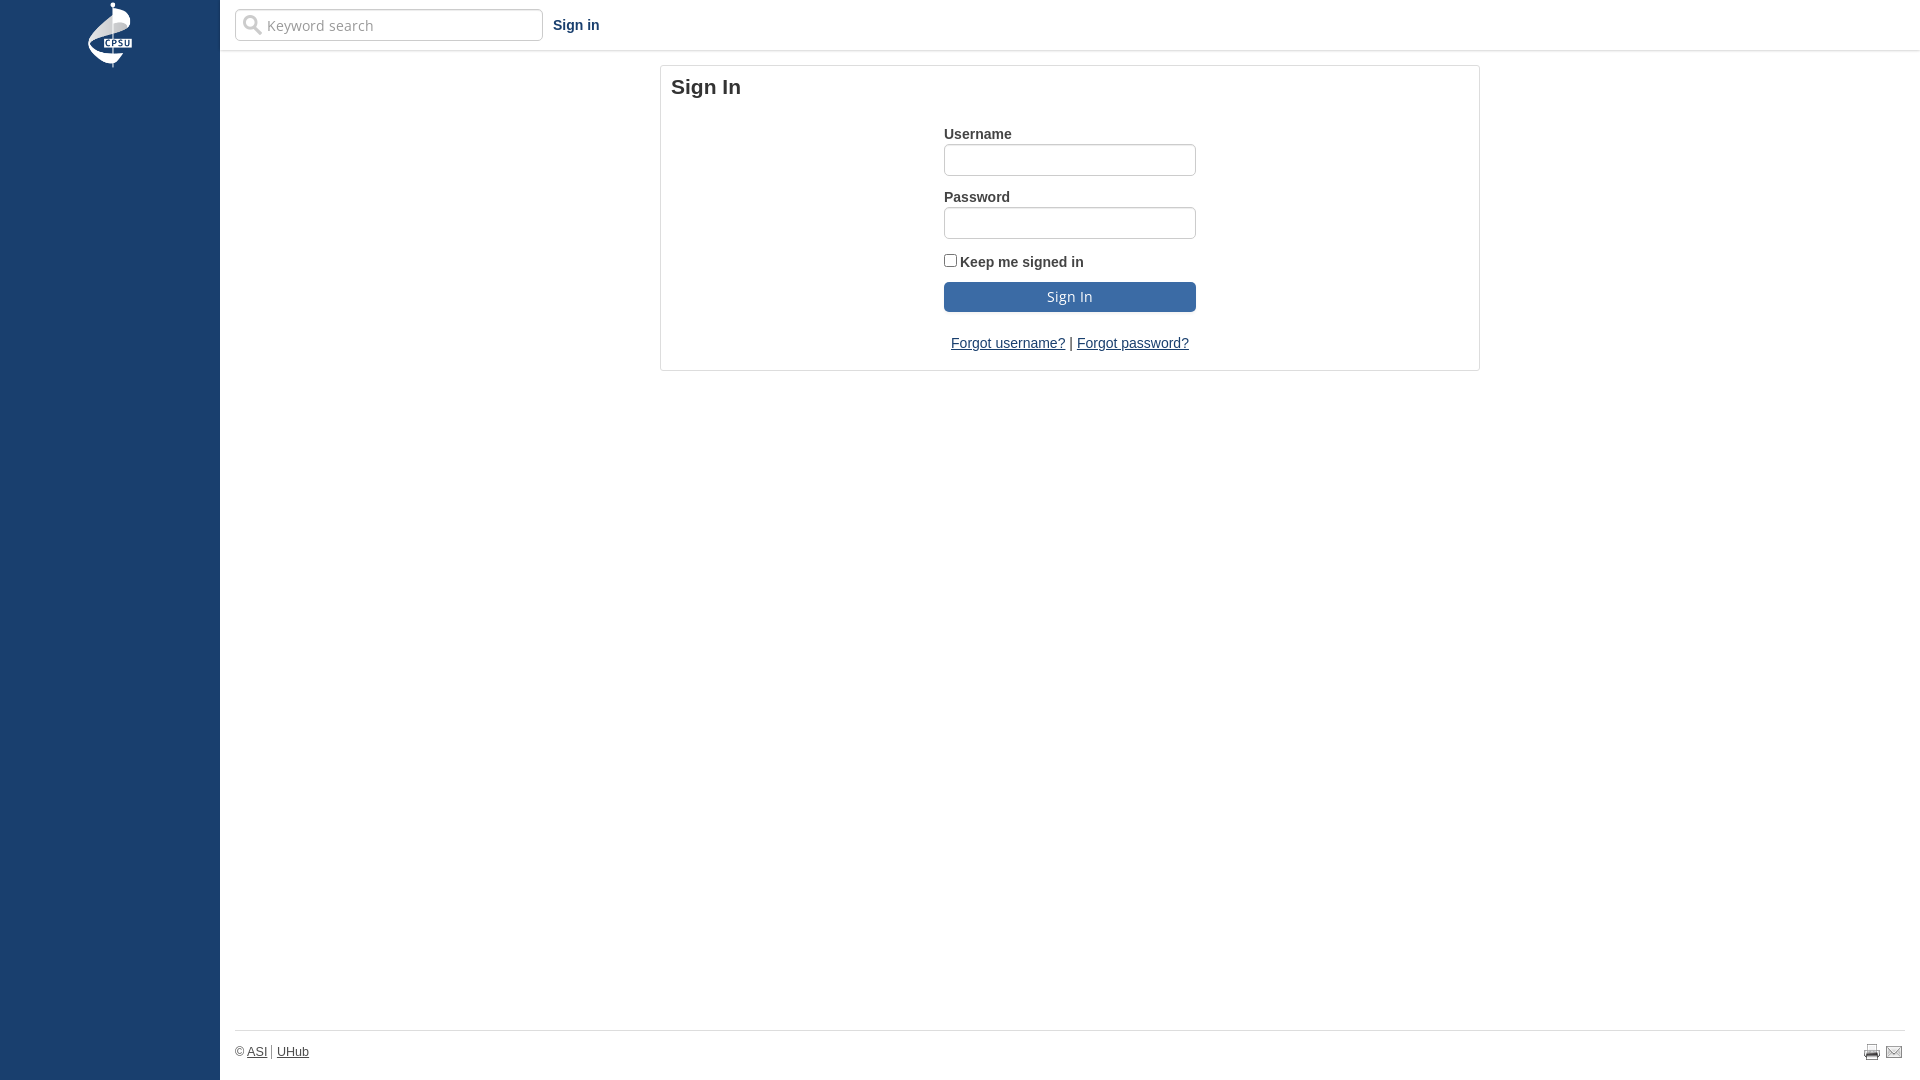 The height and width of the screenshot is (1080, 1920). Describe the element at coordinates (1008, 342) in the screenshot. I see `'Forgot username?'` at that location.